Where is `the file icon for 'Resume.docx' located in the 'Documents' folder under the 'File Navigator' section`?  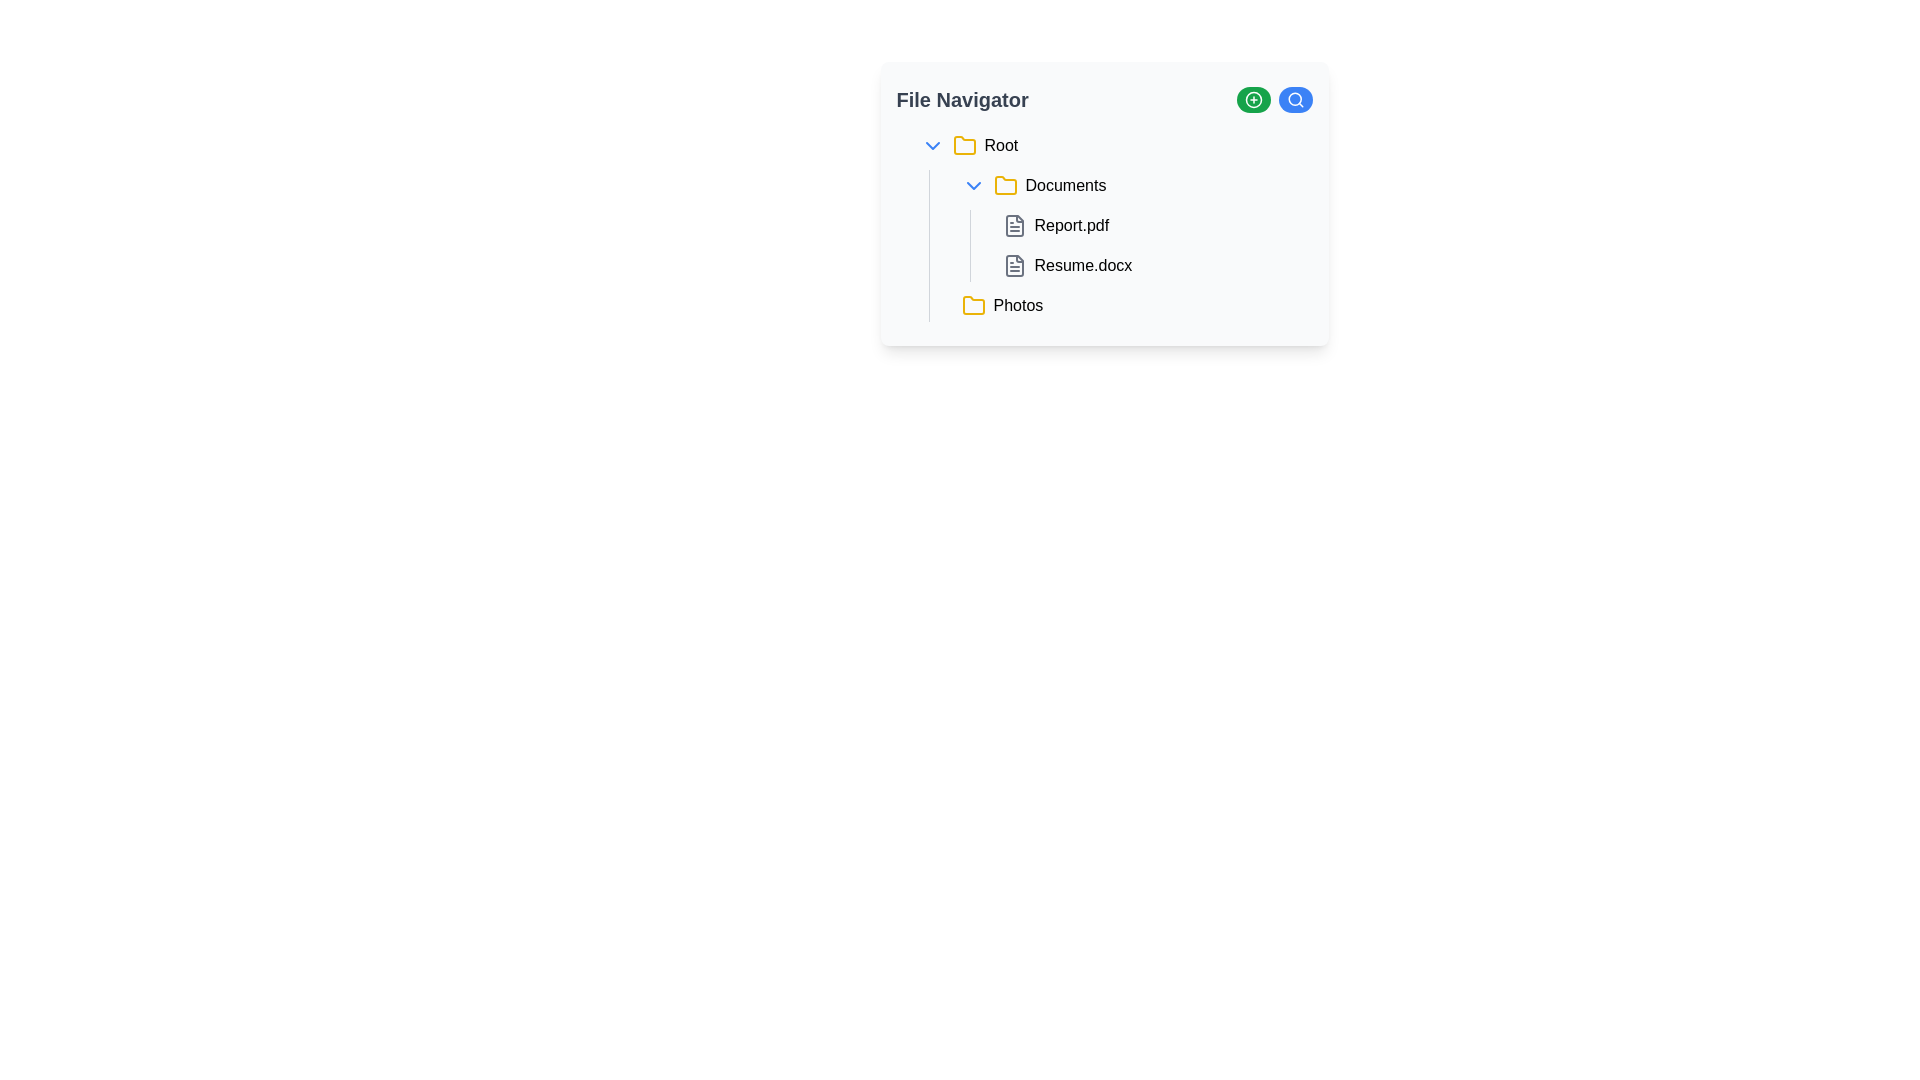 the file icon for 'Resume.docx' located in the 'Documents' folder under the 'File Navigator' section is located at coordinates (1014, 265).